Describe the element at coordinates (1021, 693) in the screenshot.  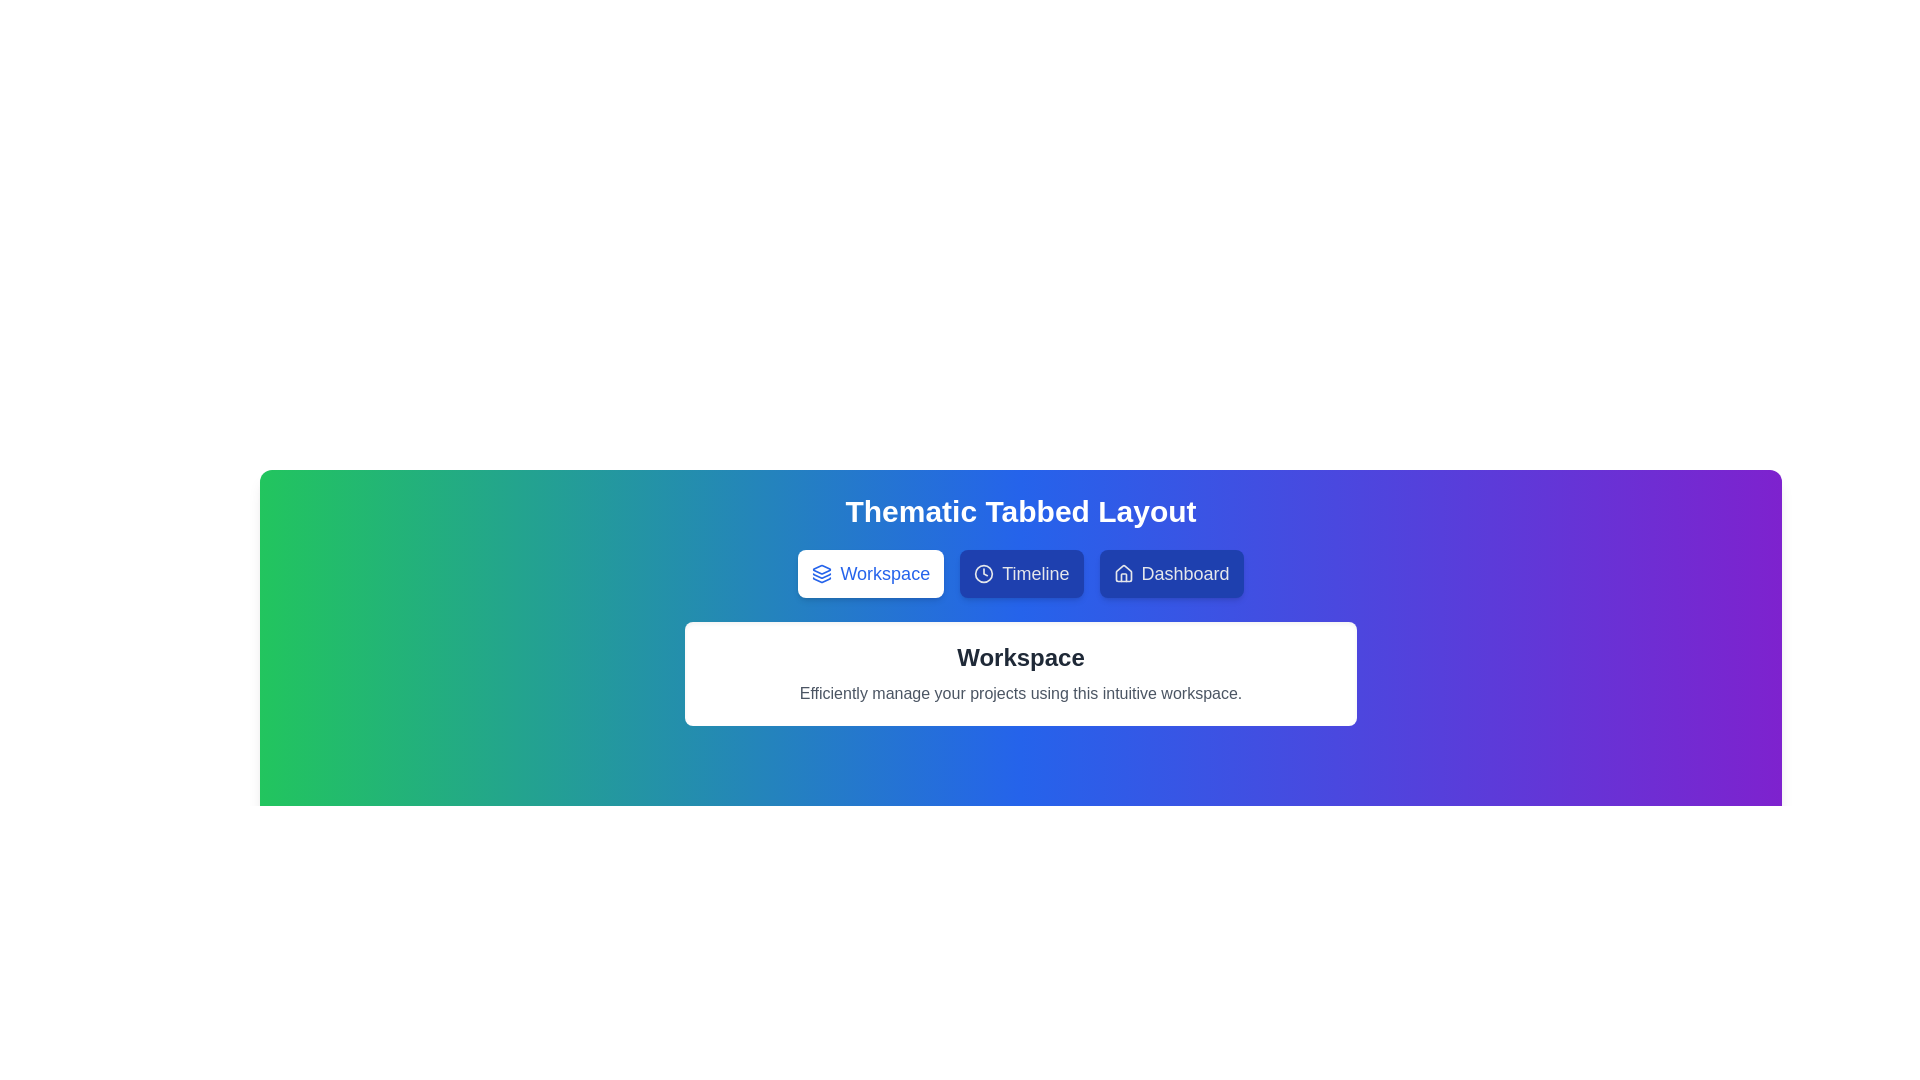
I see `static text element that provides a description of the functionality of the workspace, which reads: 'Efficiently manage your projects using this intuitive workspace.'` at that location.